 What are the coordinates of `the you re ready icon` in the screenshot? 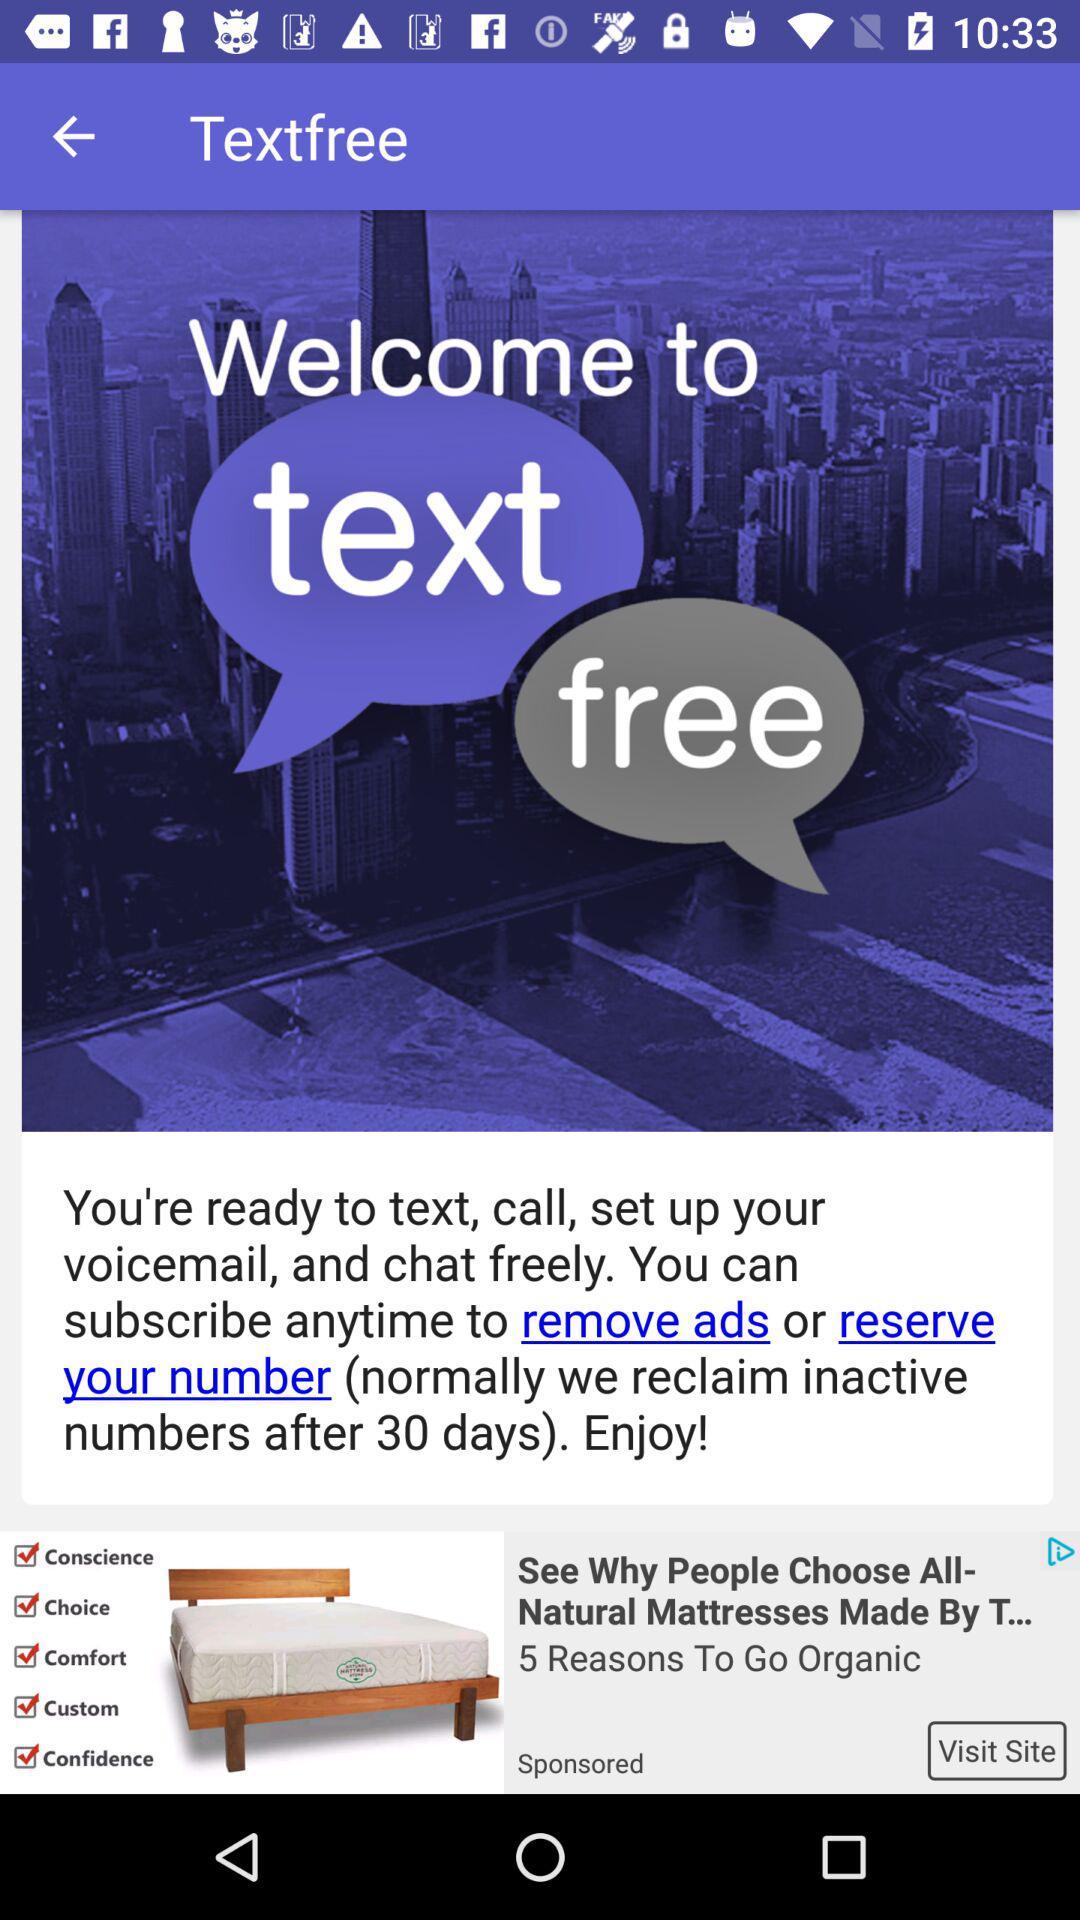 It's located at (525, 1318).